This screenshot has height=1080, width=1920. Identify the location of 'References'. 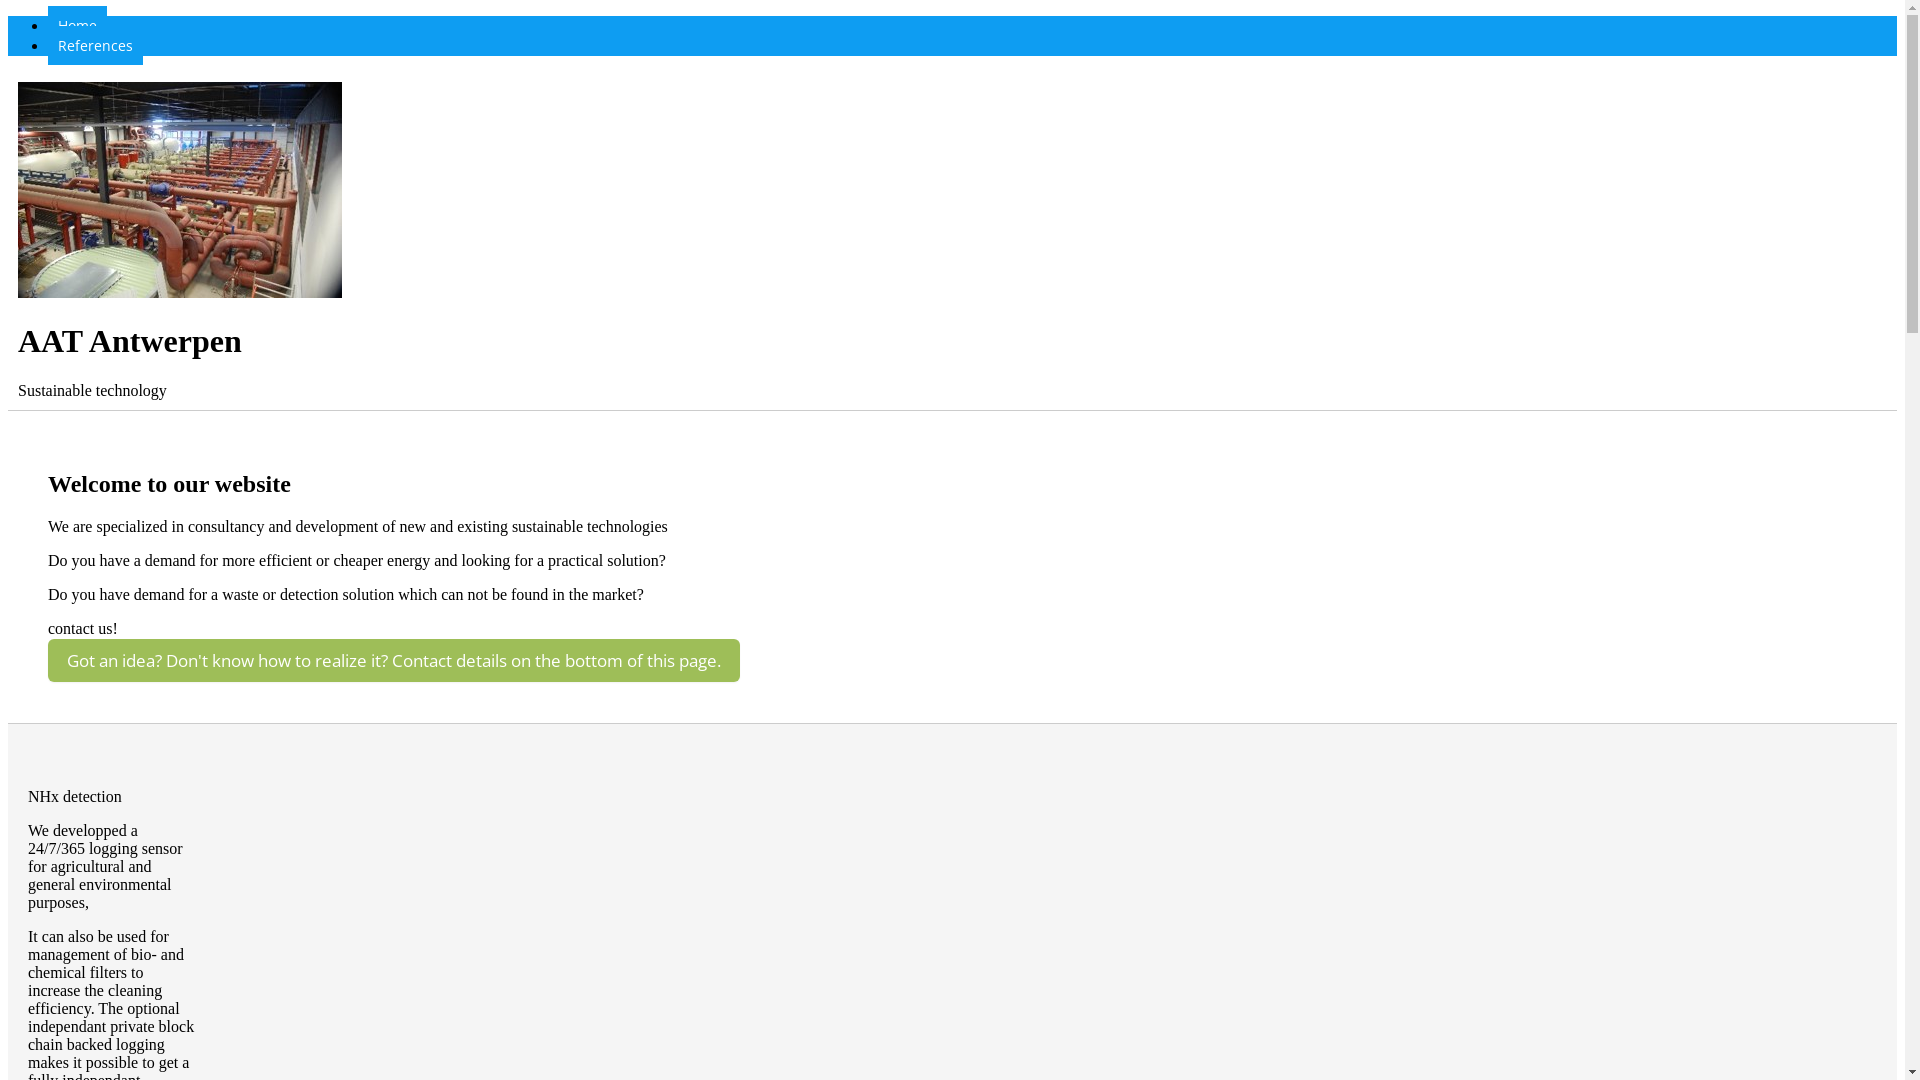
(94, 45).